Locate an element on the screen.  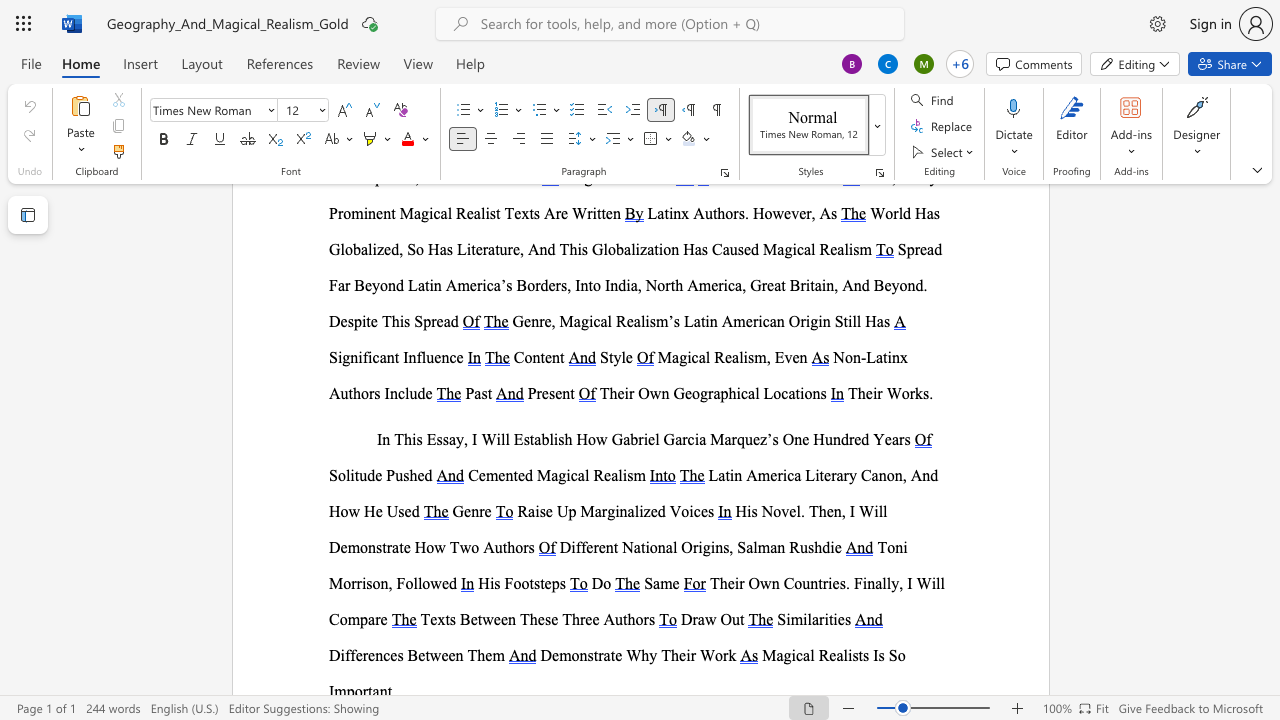
the space between the continuous character "u" and "s" in the text is located at coordinates (401, 475).